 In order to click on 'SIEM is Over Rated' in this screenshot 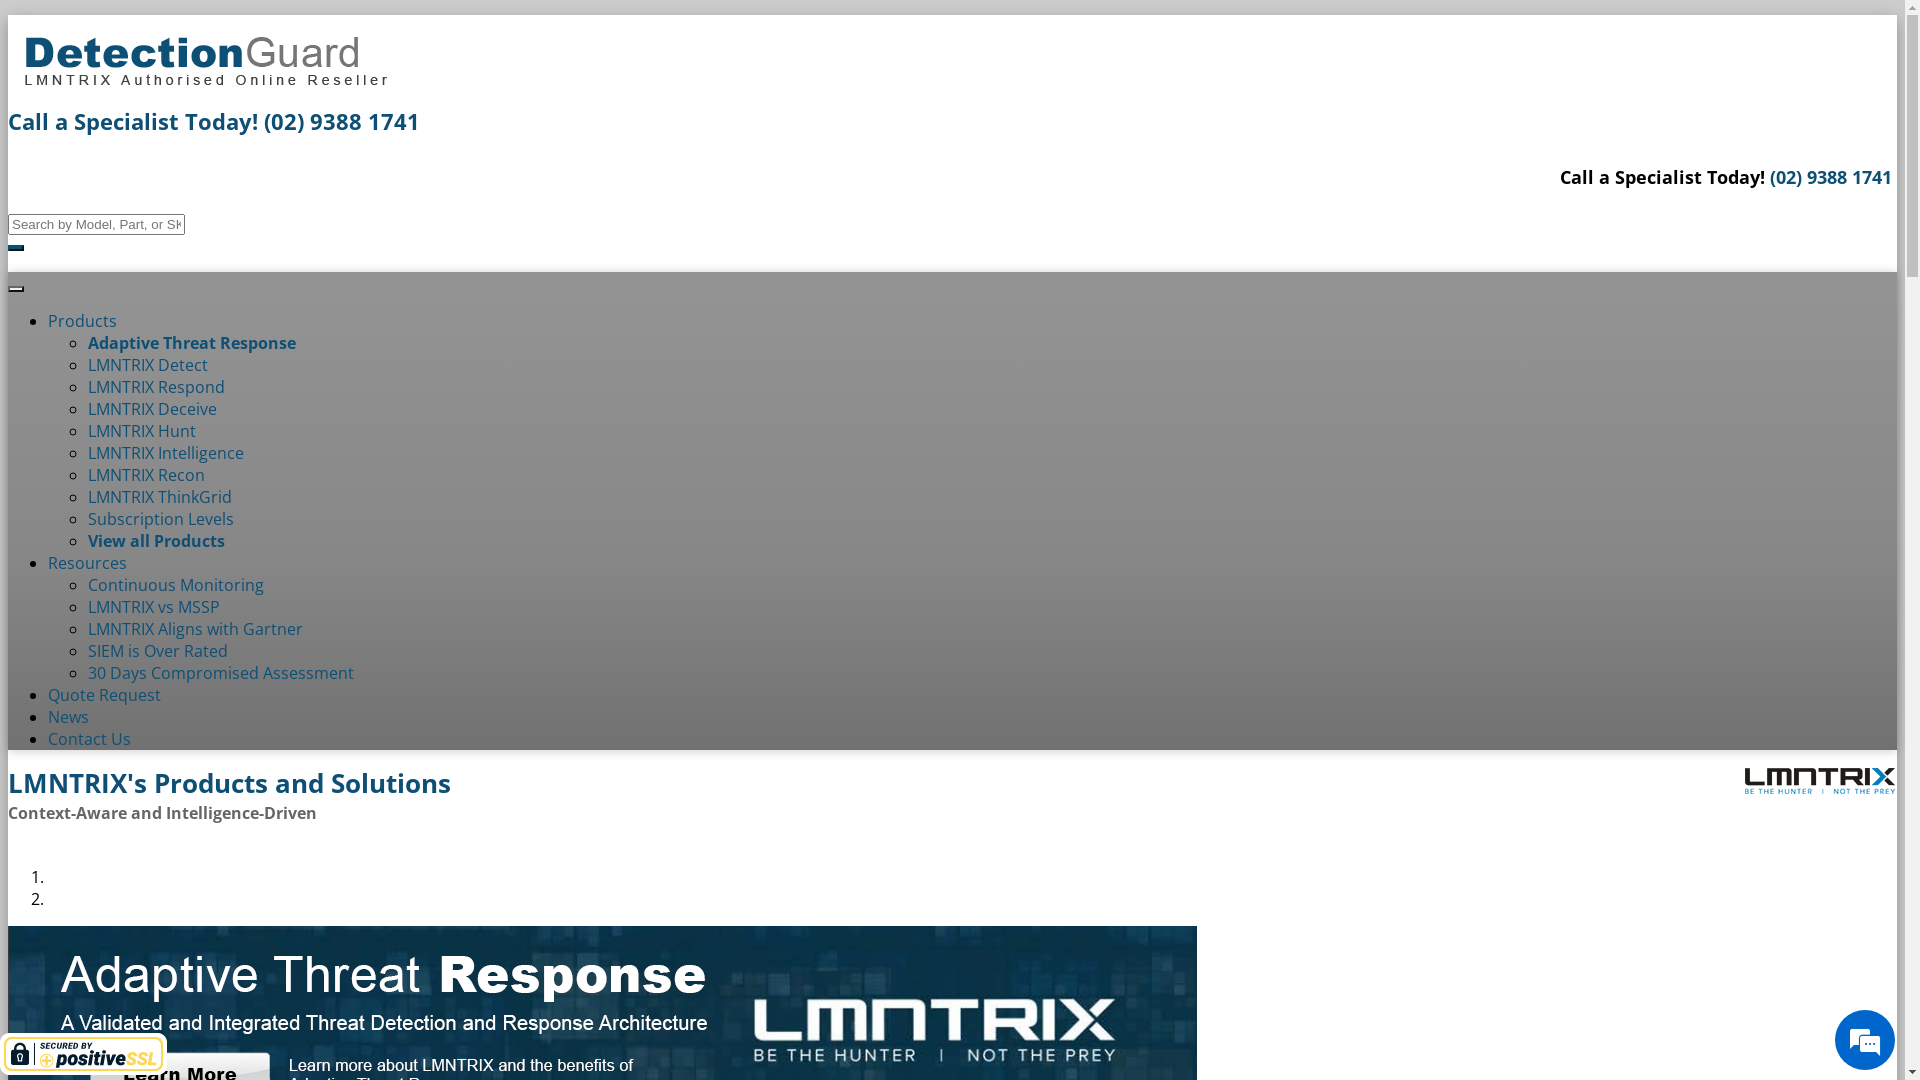, I will do `click(157, 651)`.